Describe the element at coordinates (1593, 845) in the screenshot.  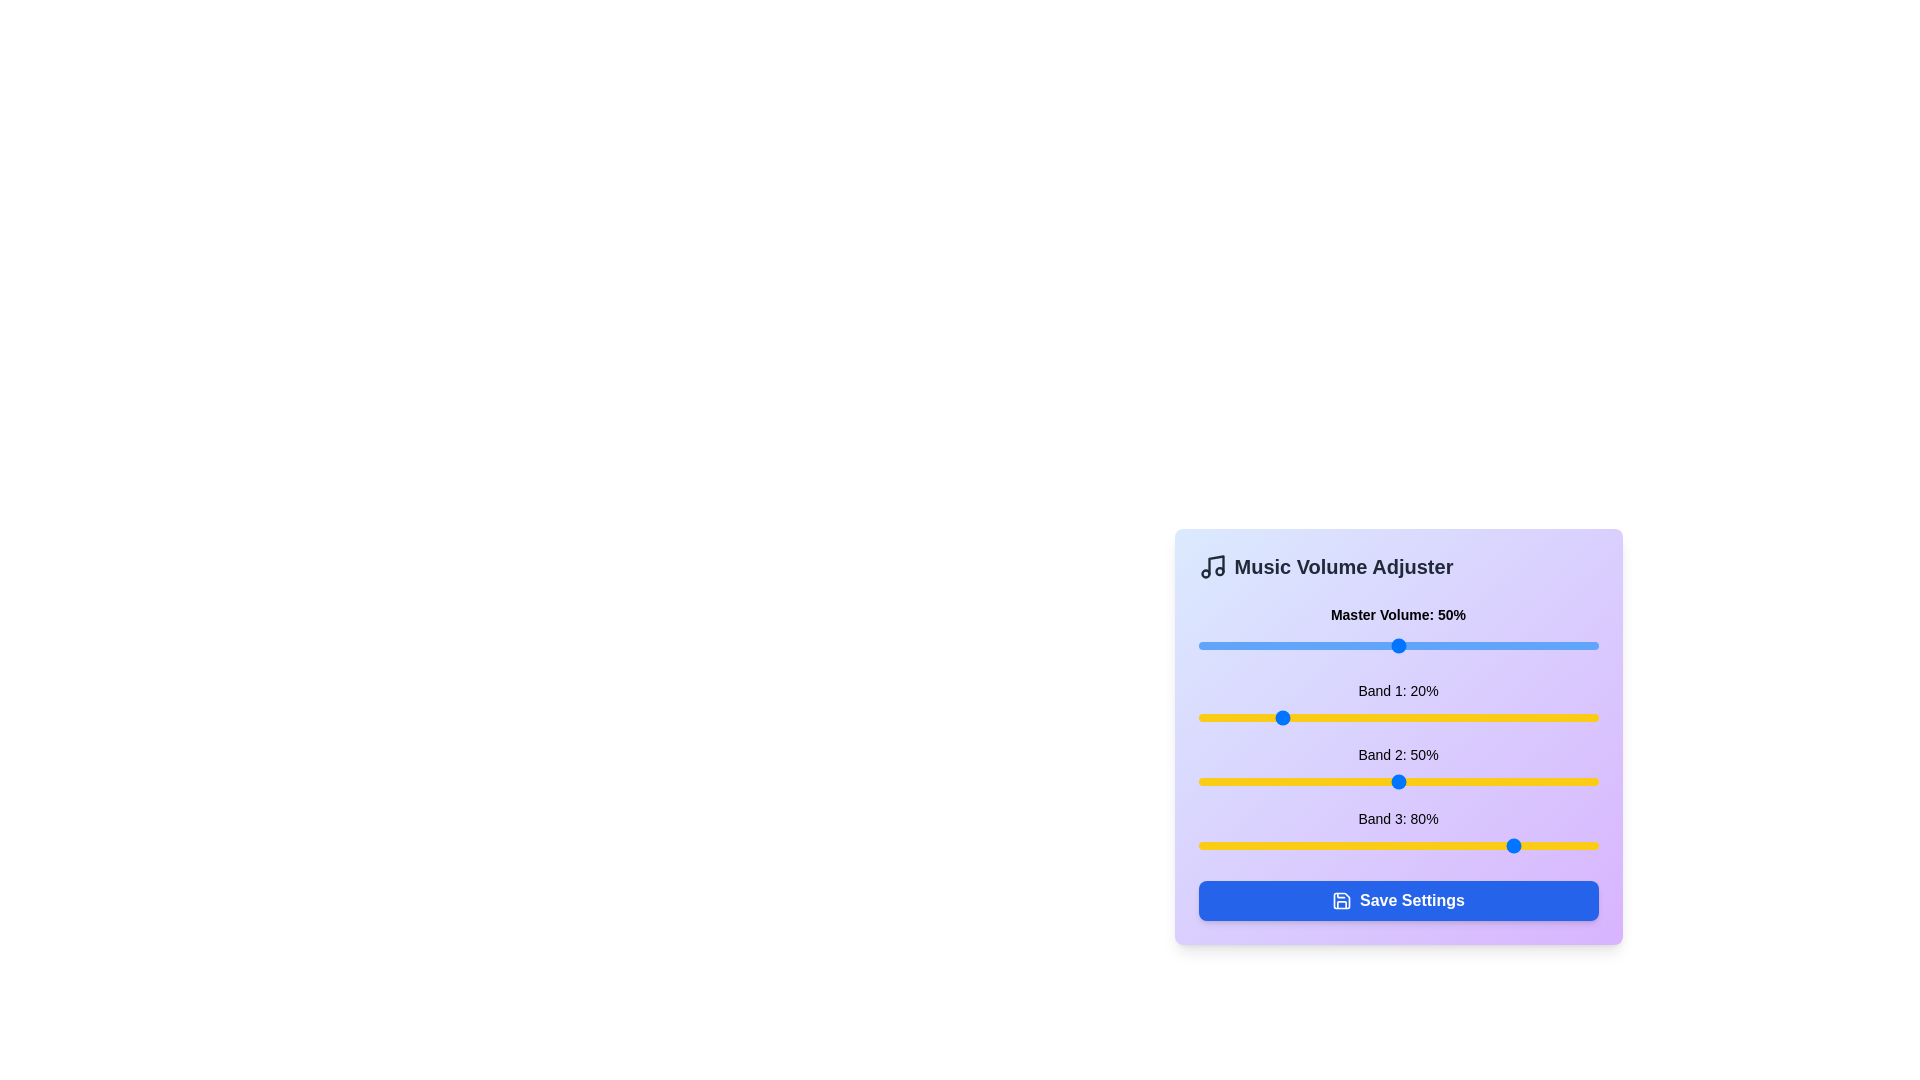
I see `Band 3` at that location.